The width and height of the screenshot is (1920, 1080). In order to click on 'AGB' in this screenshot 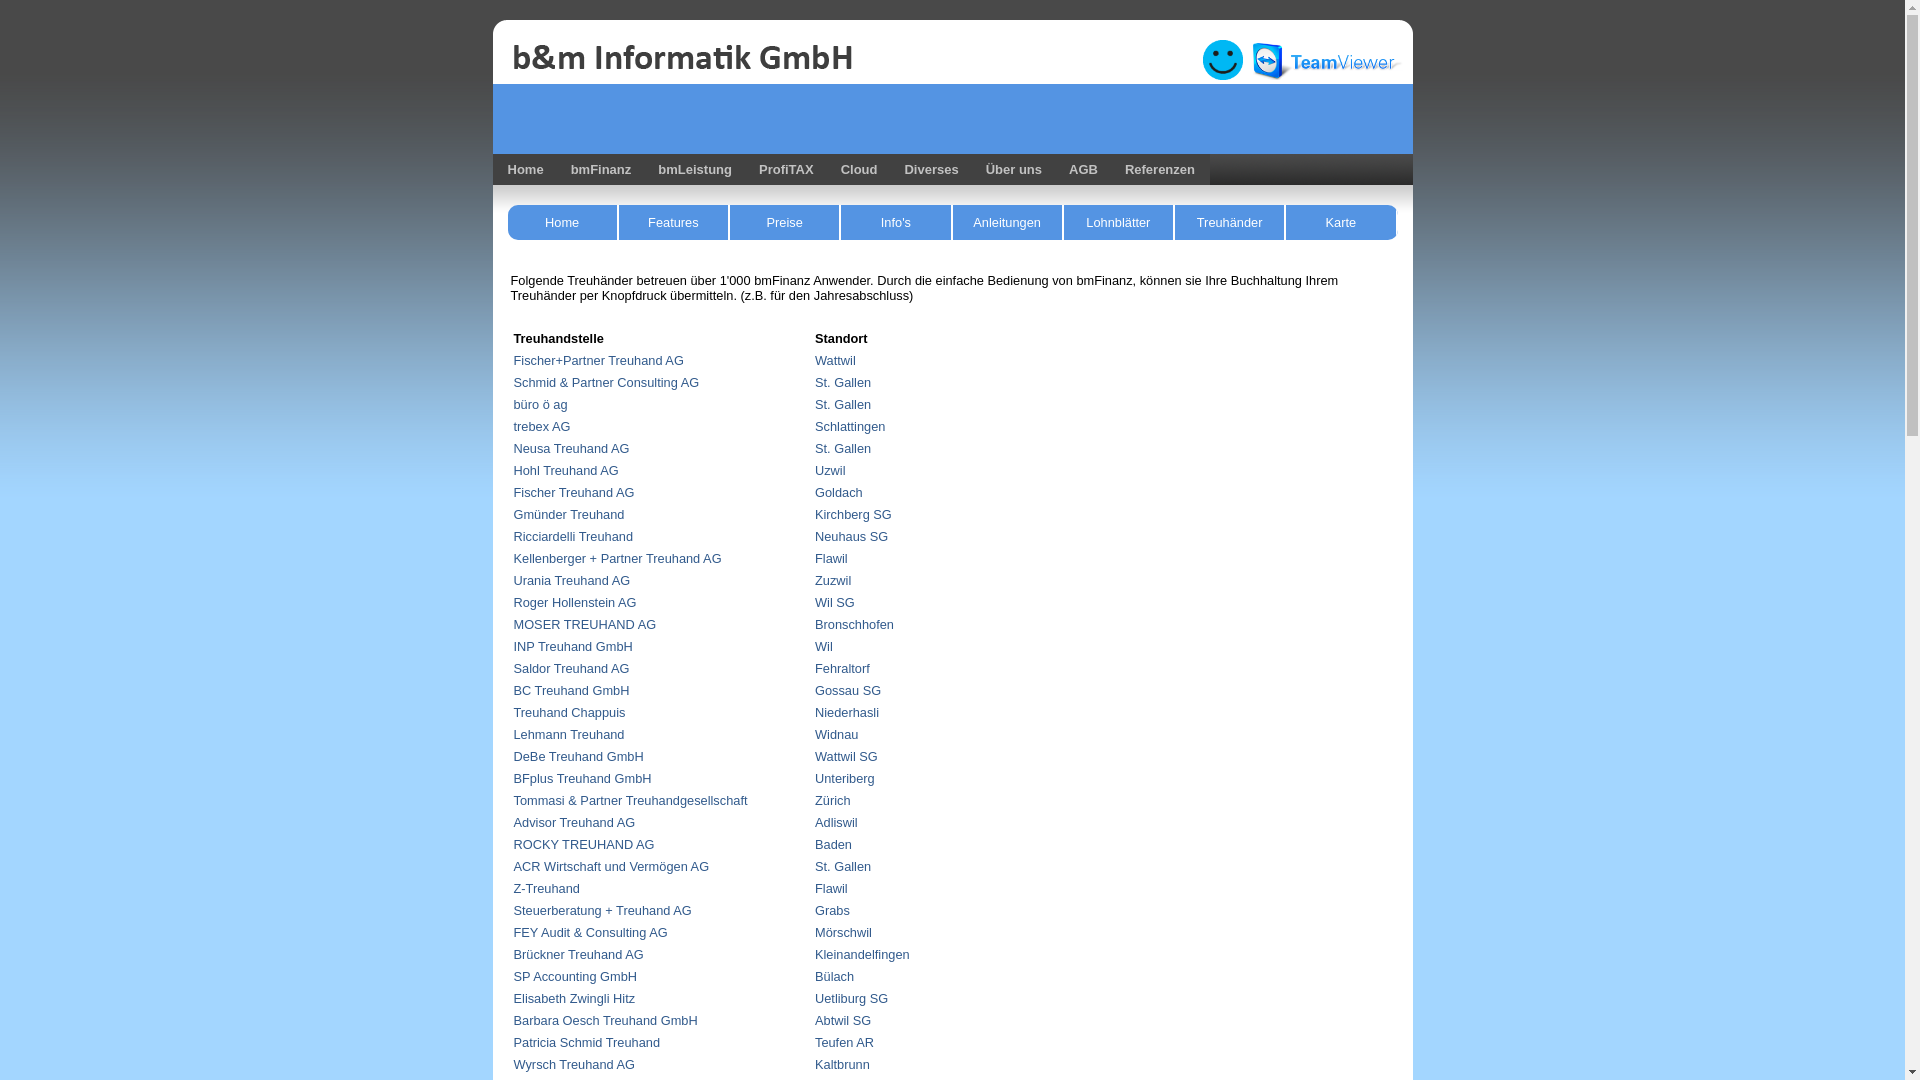, I will do `click(1079, 168)`.